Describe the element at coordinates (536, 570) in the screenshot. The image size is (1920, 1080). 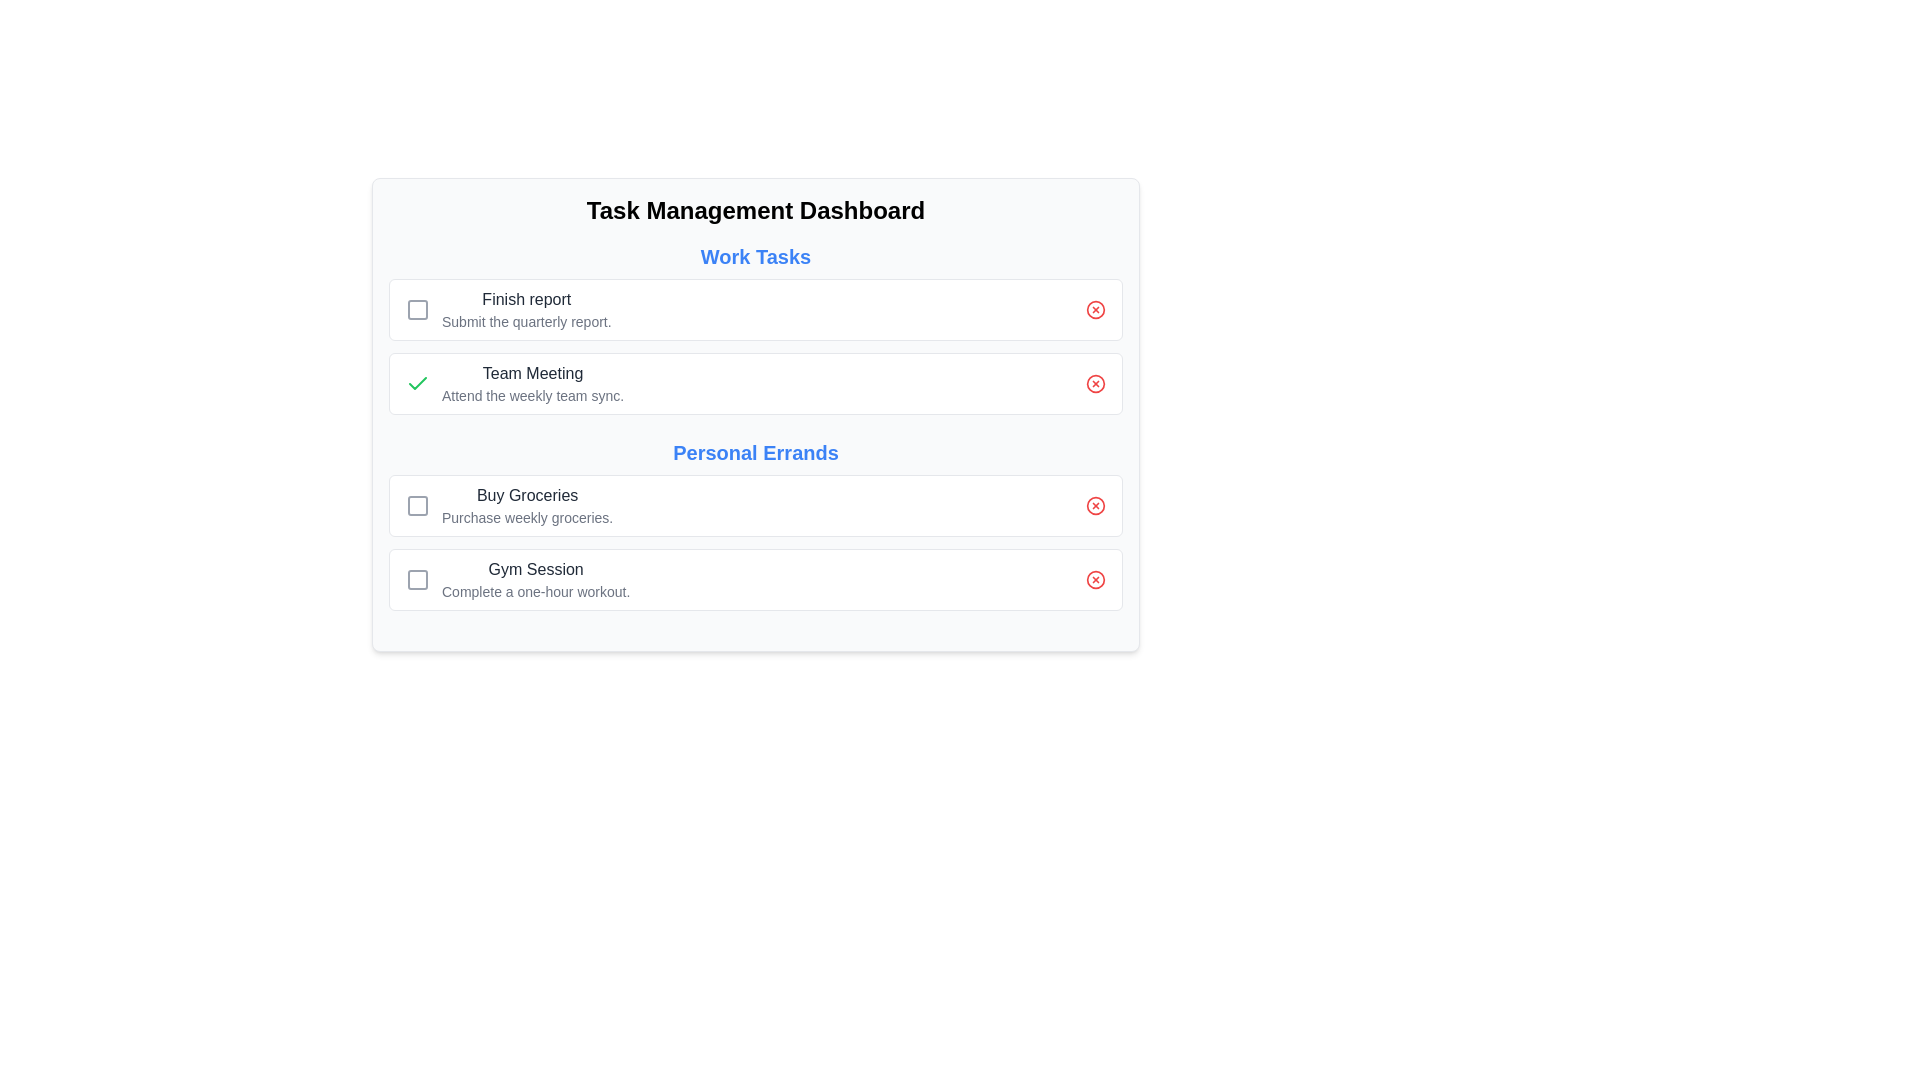
I see `the Text label that serves as a title for a task item in the 'Personal Errands' section, positioned below 'Buy Groceries' and above 'Complete a one-hour workout.'` at that location.